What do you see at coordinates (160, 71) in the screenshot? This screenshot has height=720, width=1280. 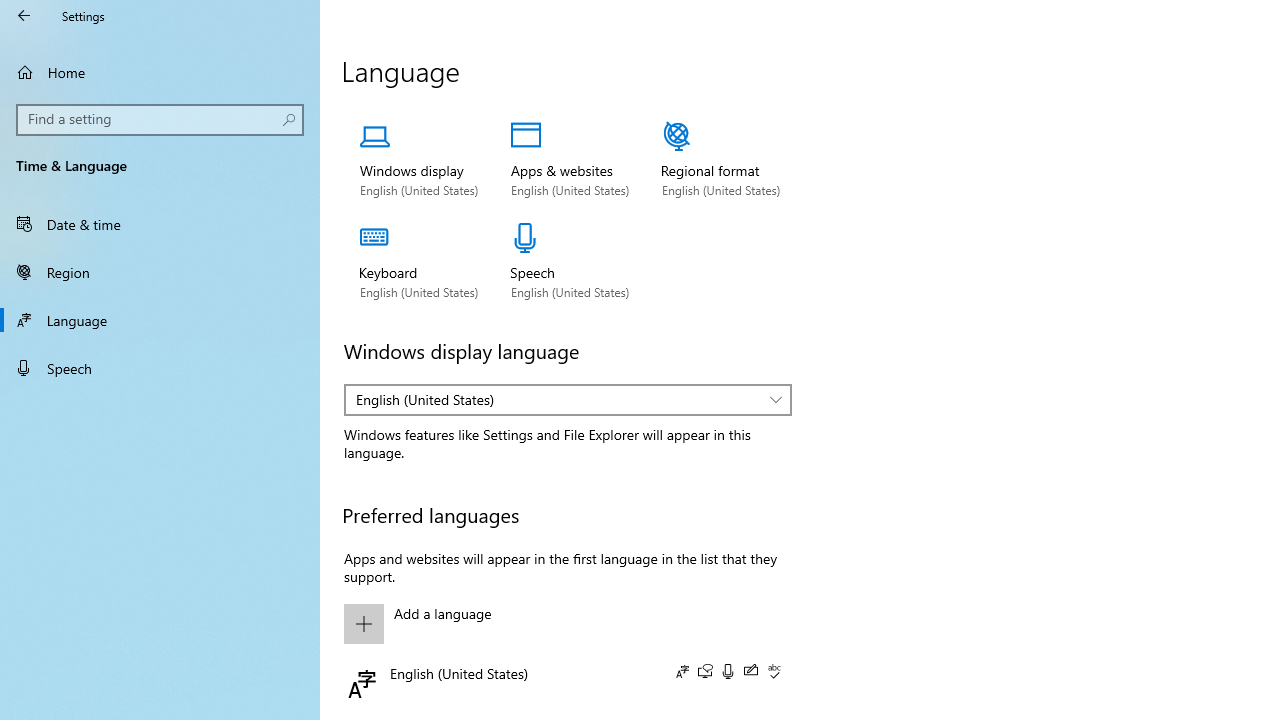 I see `'Home'` at bounding box center [160, 71].